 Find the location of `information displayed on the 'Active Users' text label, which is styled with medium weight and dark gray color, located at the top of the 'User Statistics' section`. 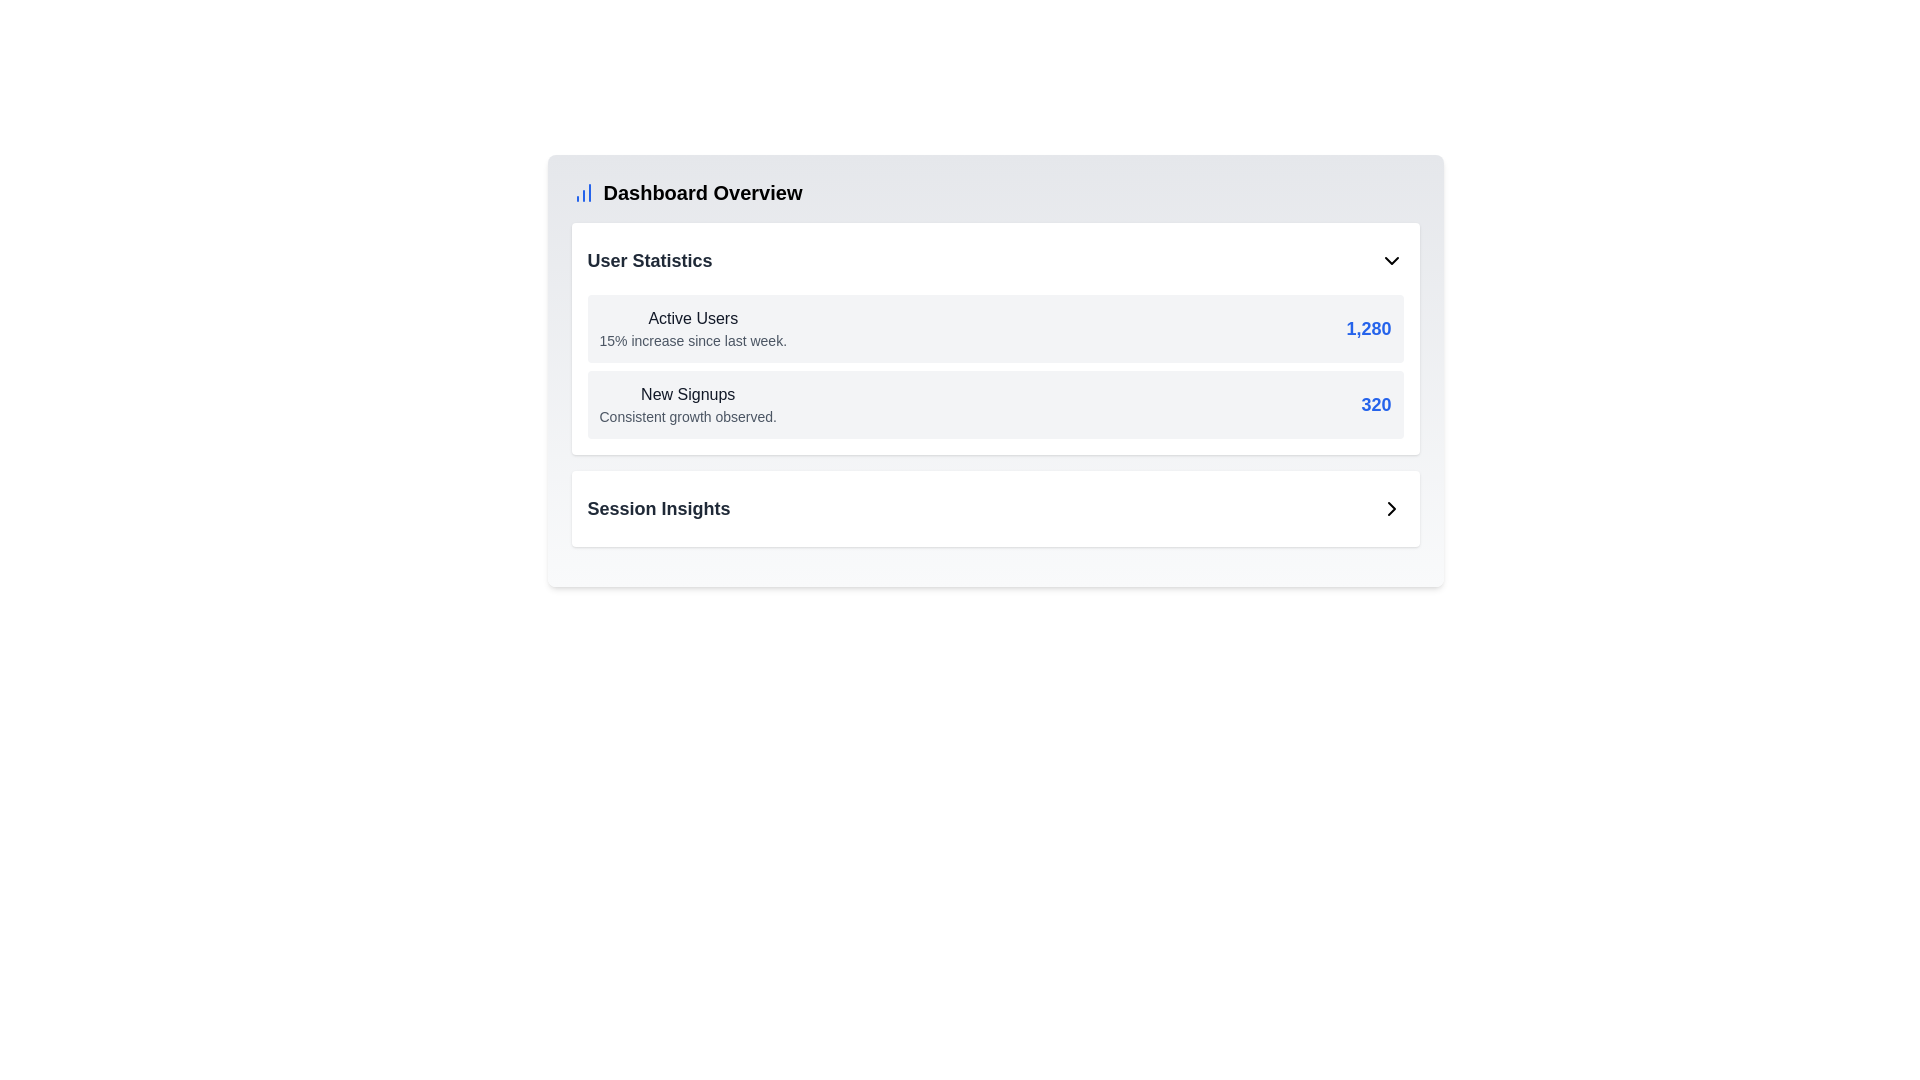

information displayed on the 'Active Users' text label, which is styled with medium weight and dark gray color, located at the top of the 'User Statistics' section is located at coordinates (693, 318).